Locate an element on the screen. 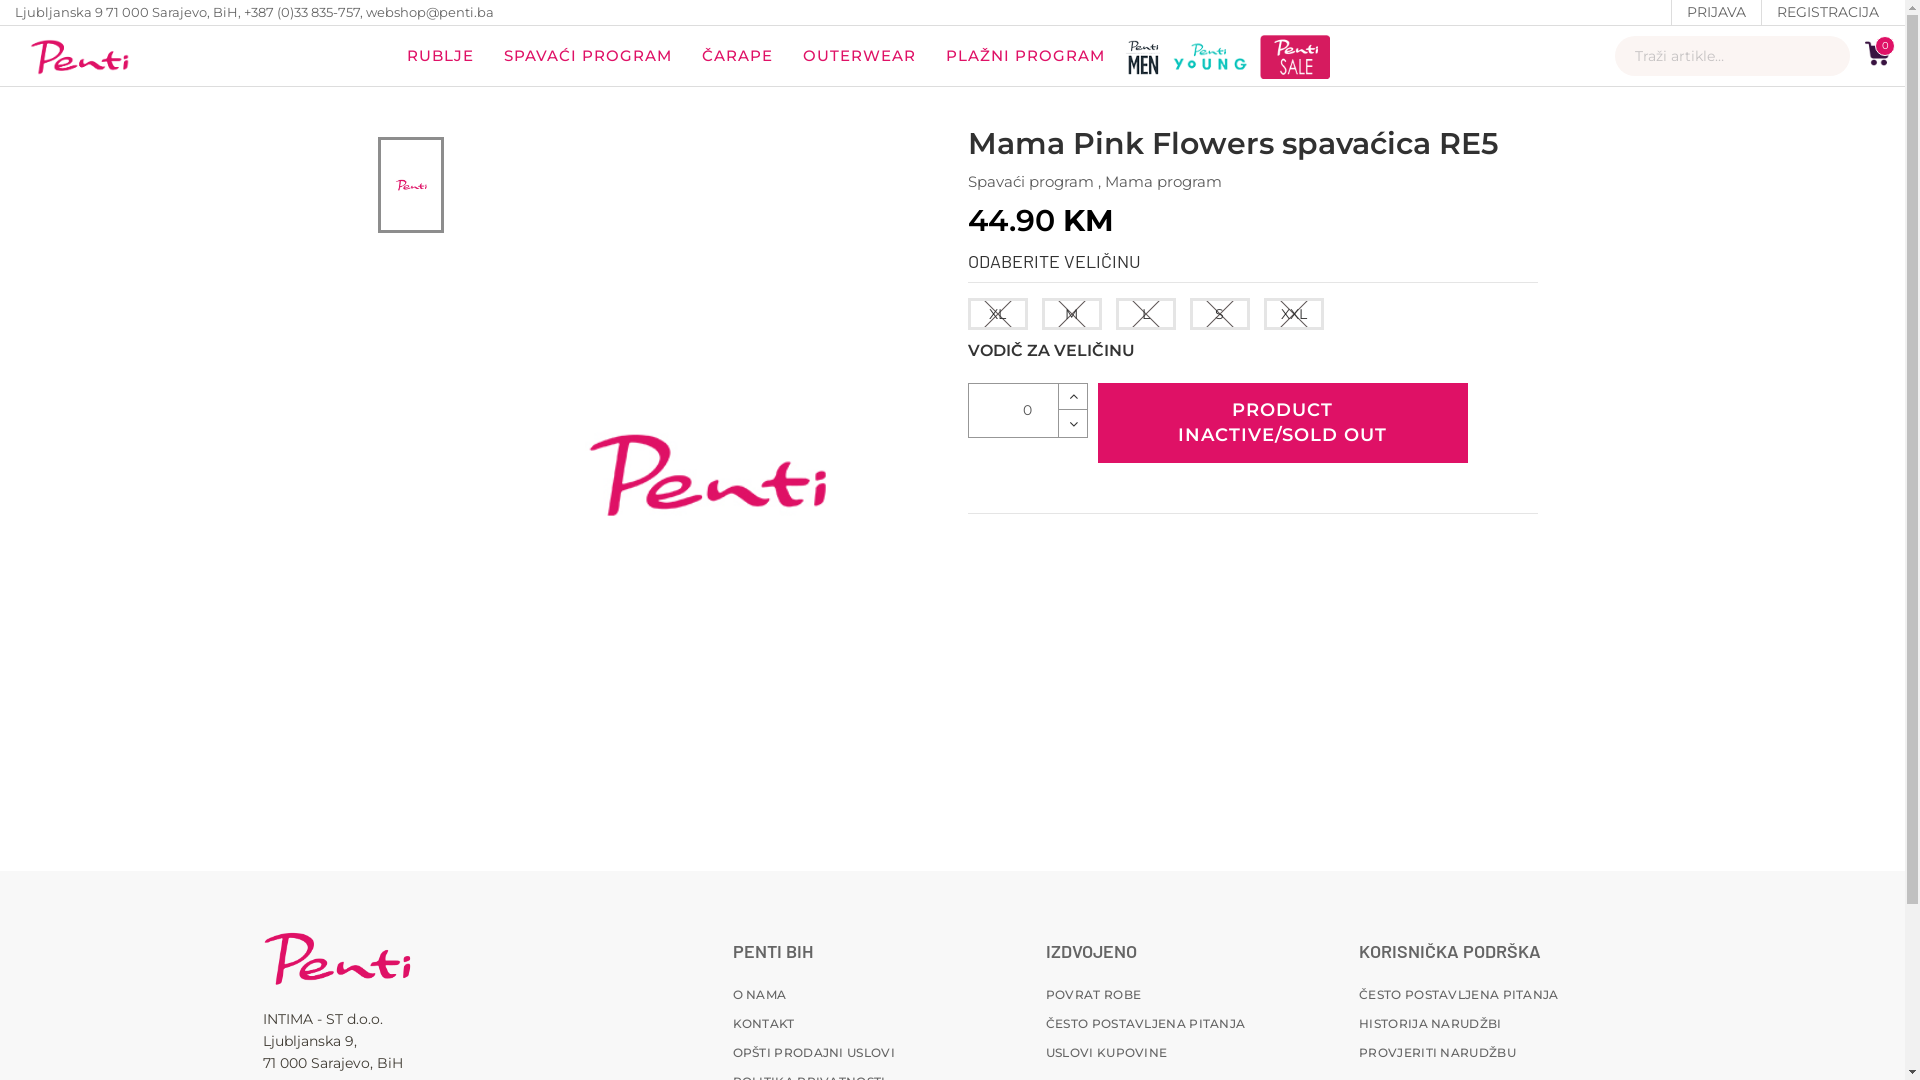 The width and height of the screenshot is (1920, 1080). 'RUBLJE' is located at coordinates (439, 55).